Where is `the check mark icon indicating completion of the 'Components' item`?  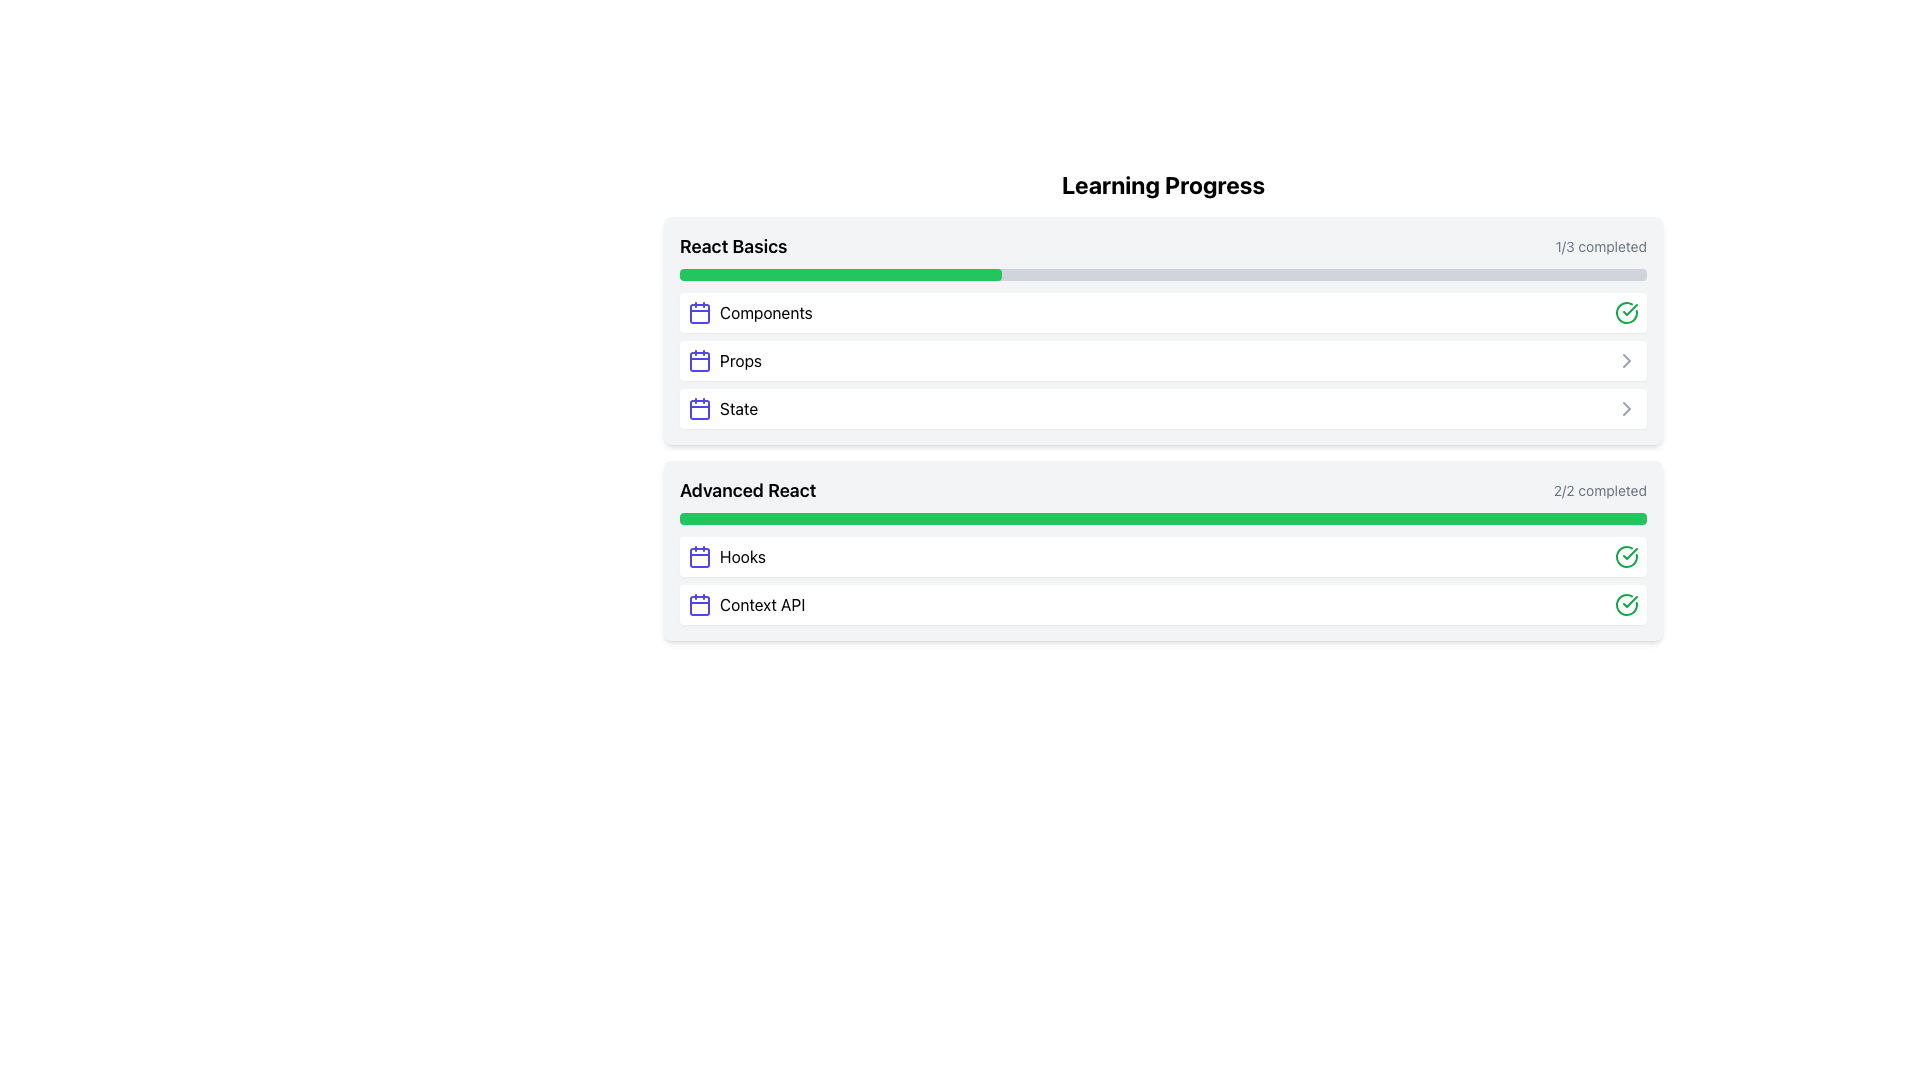
the check mark icon indicating completion of the 'Components' item is located at coordinates (1627, 312).